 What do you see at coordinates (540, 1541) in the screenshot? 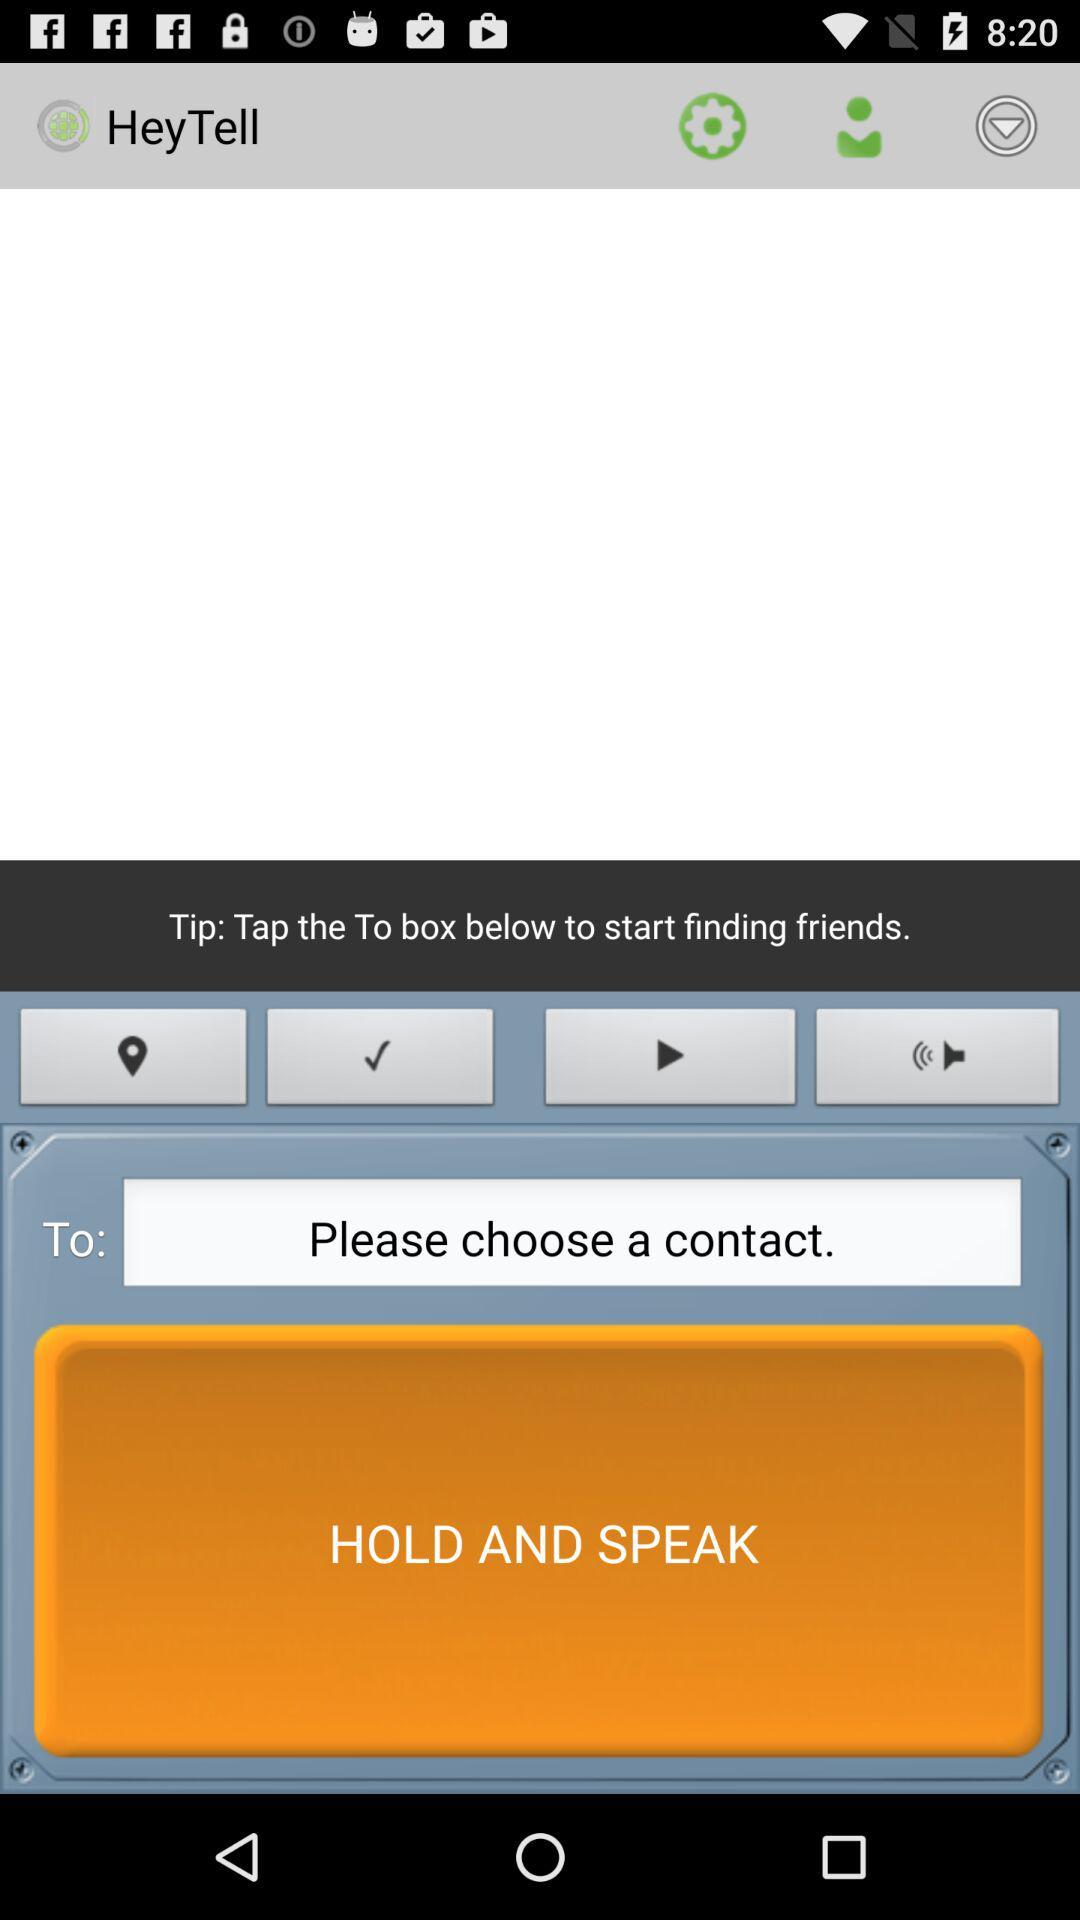
I see `the item at the bottom` at bounding box center [540, 1541].